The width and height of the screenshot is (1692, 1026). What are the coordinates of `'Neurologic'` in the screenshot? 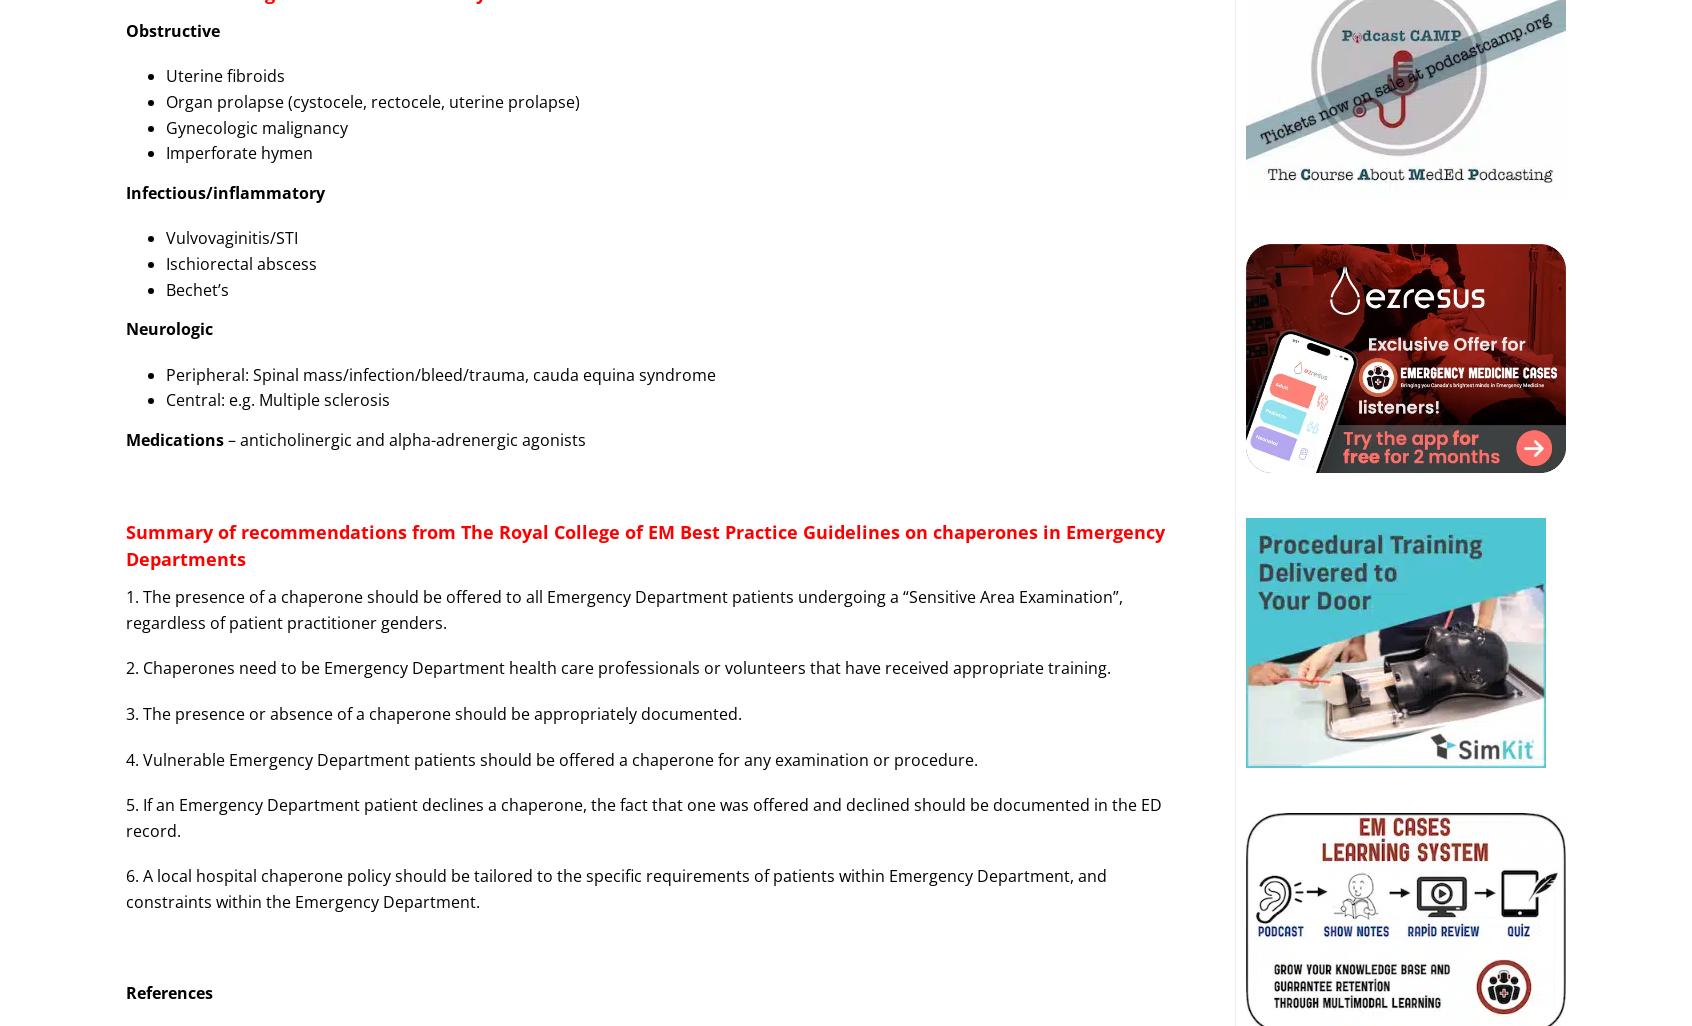 It's located at (168, 329).